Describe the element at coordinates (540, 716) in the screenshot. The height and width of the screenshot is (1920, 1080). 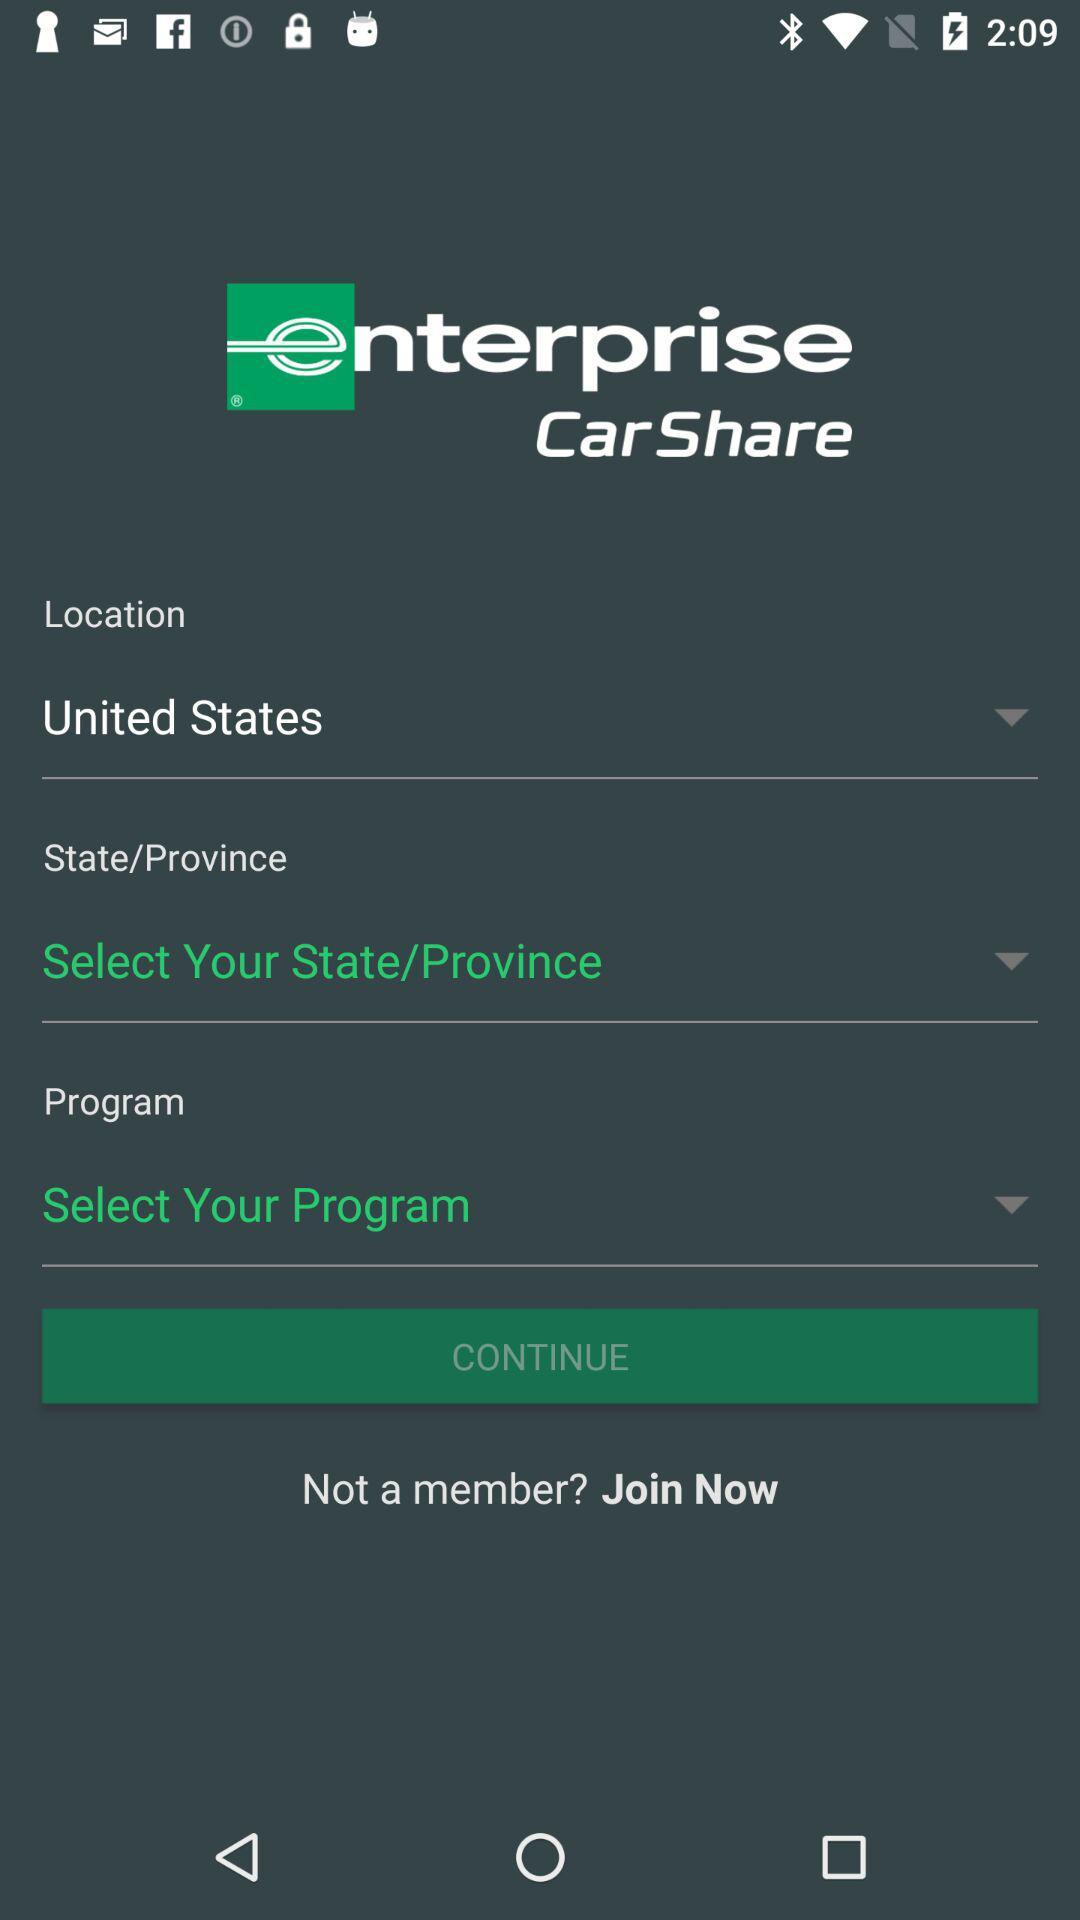
I see `the united states icon` at that location.